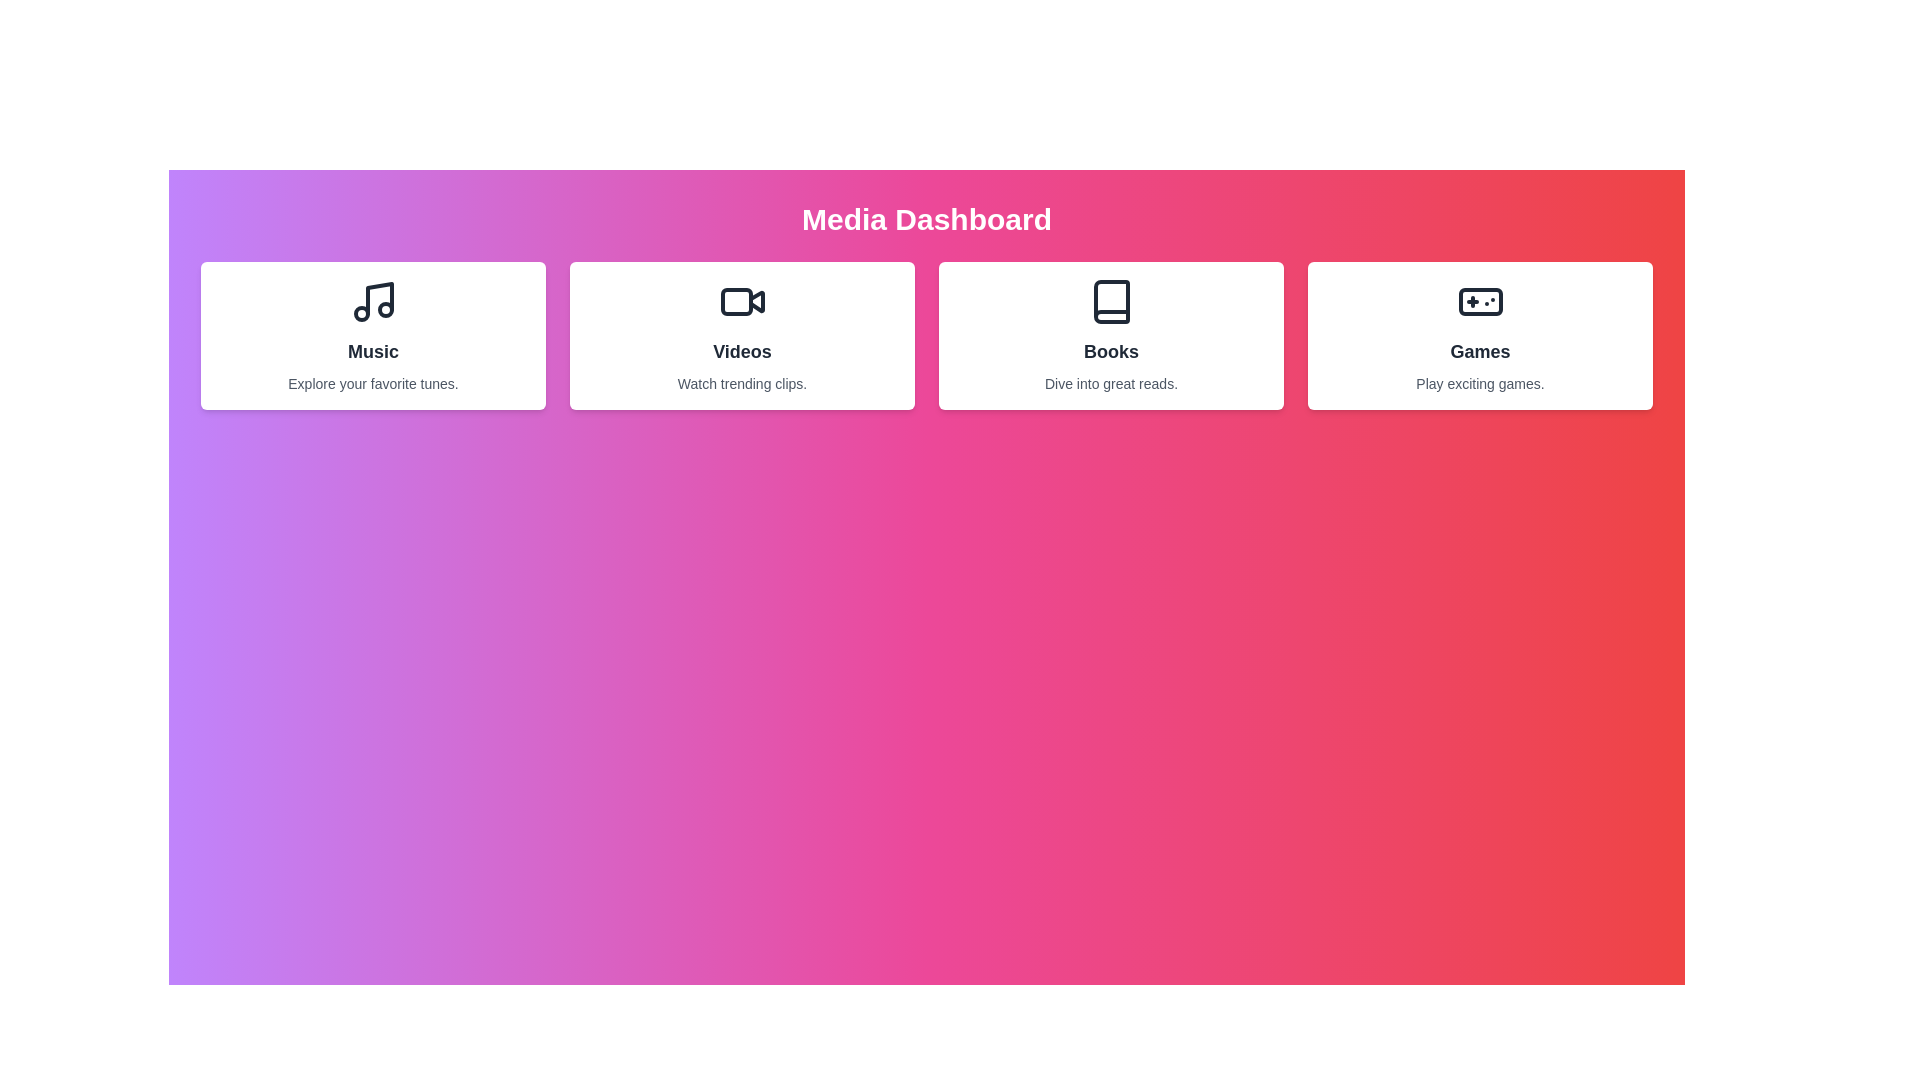 The height and width of the screenshot is (1080, 1920). What do you see at coordinates (1110, 334) in the screenshot?
I see `the 'Books' card` at bounding box center [1110, 334].